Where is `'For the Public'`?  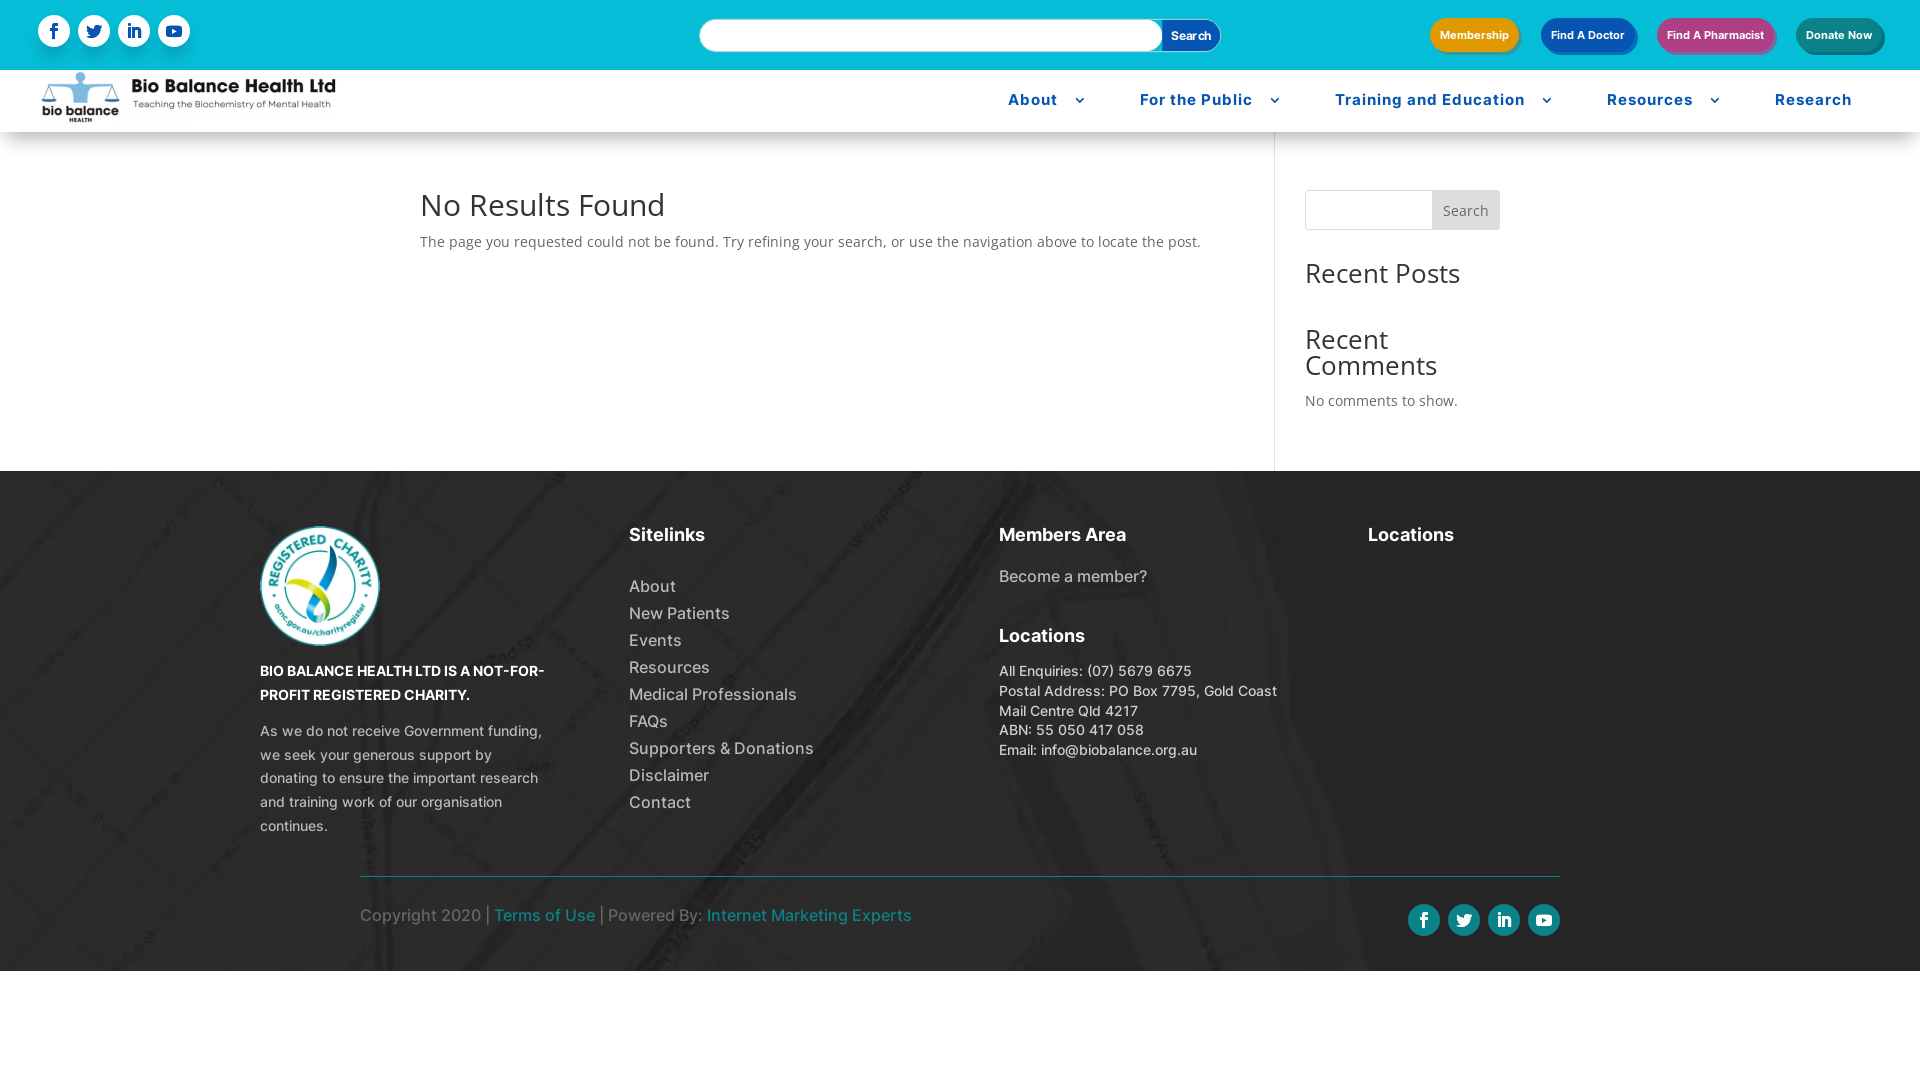
'For the Public' is located at coordinates (1196, 100).